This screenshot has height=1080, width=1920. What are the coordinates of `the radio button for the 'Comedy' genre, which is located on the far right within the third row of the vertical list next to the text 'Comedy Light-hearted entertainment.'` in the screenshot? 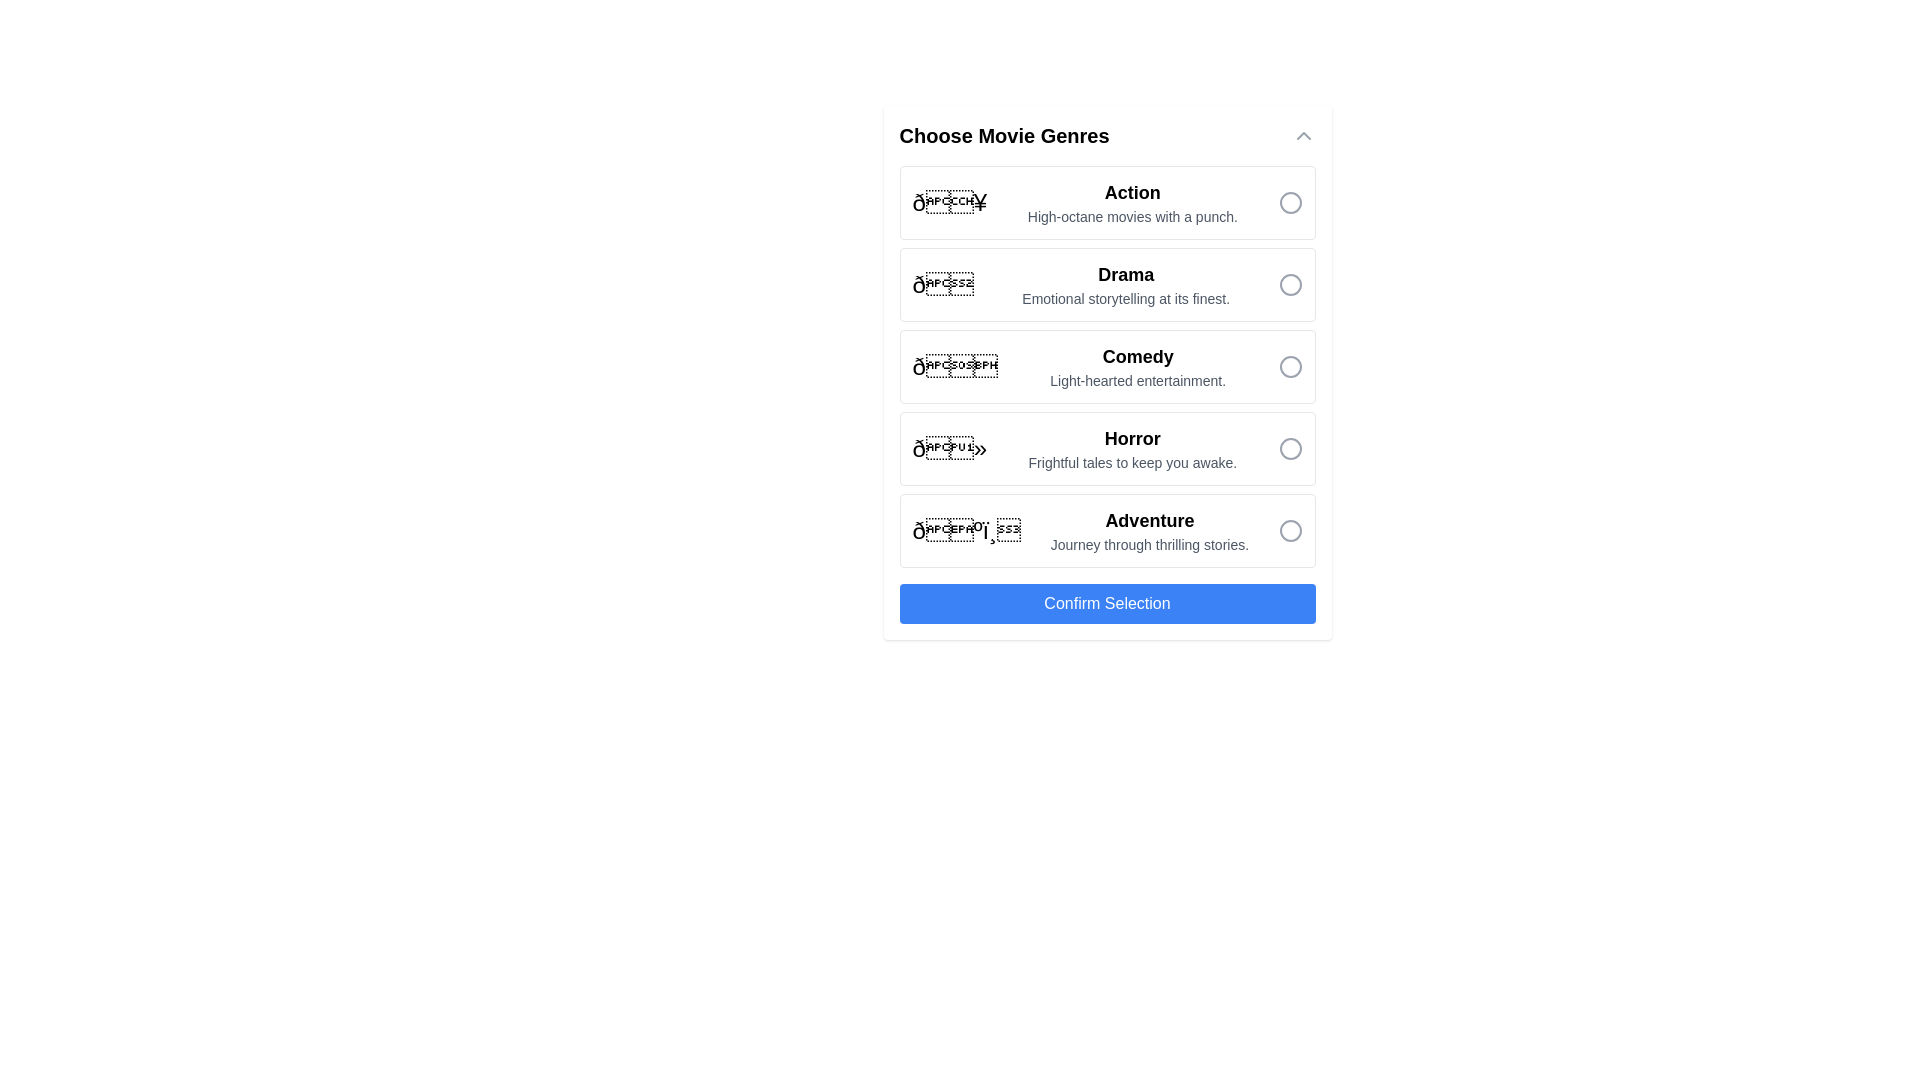 It's located at (1290, 366).